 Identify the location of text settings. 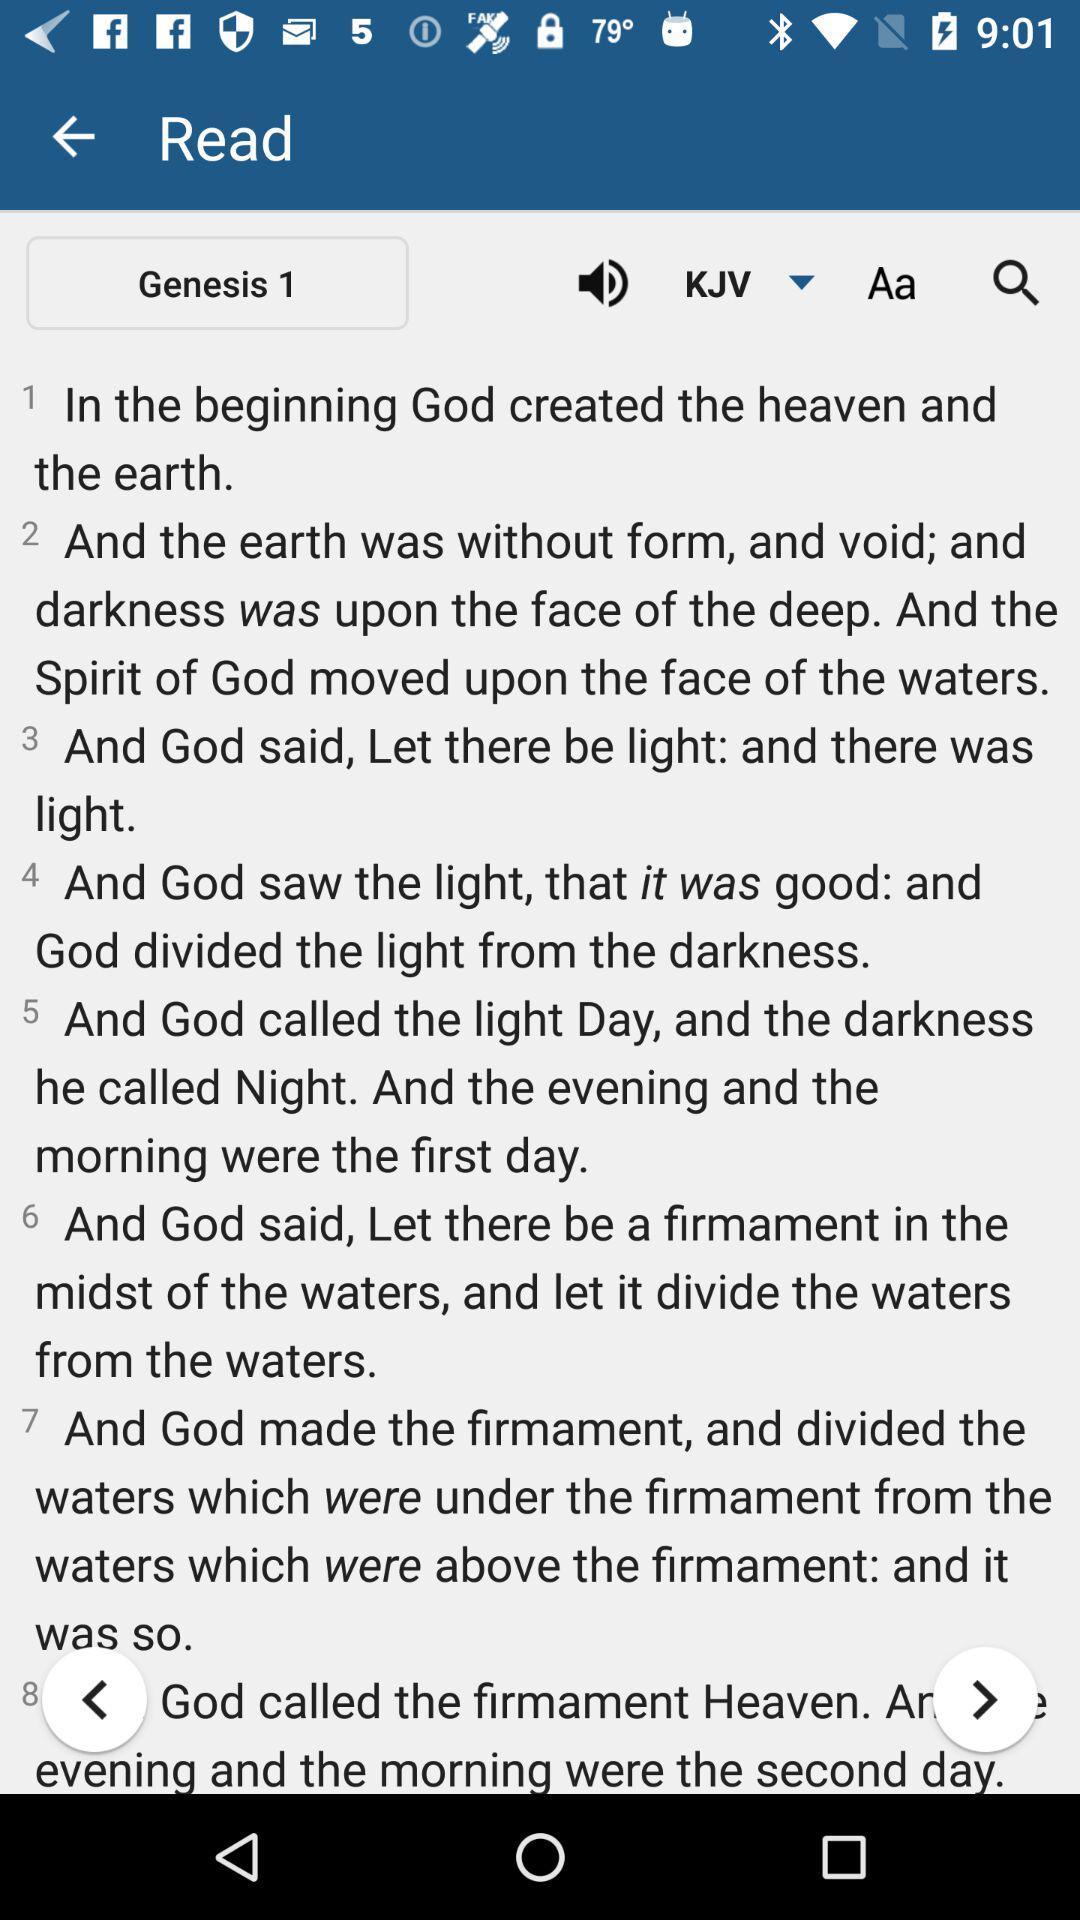
(890, 282).